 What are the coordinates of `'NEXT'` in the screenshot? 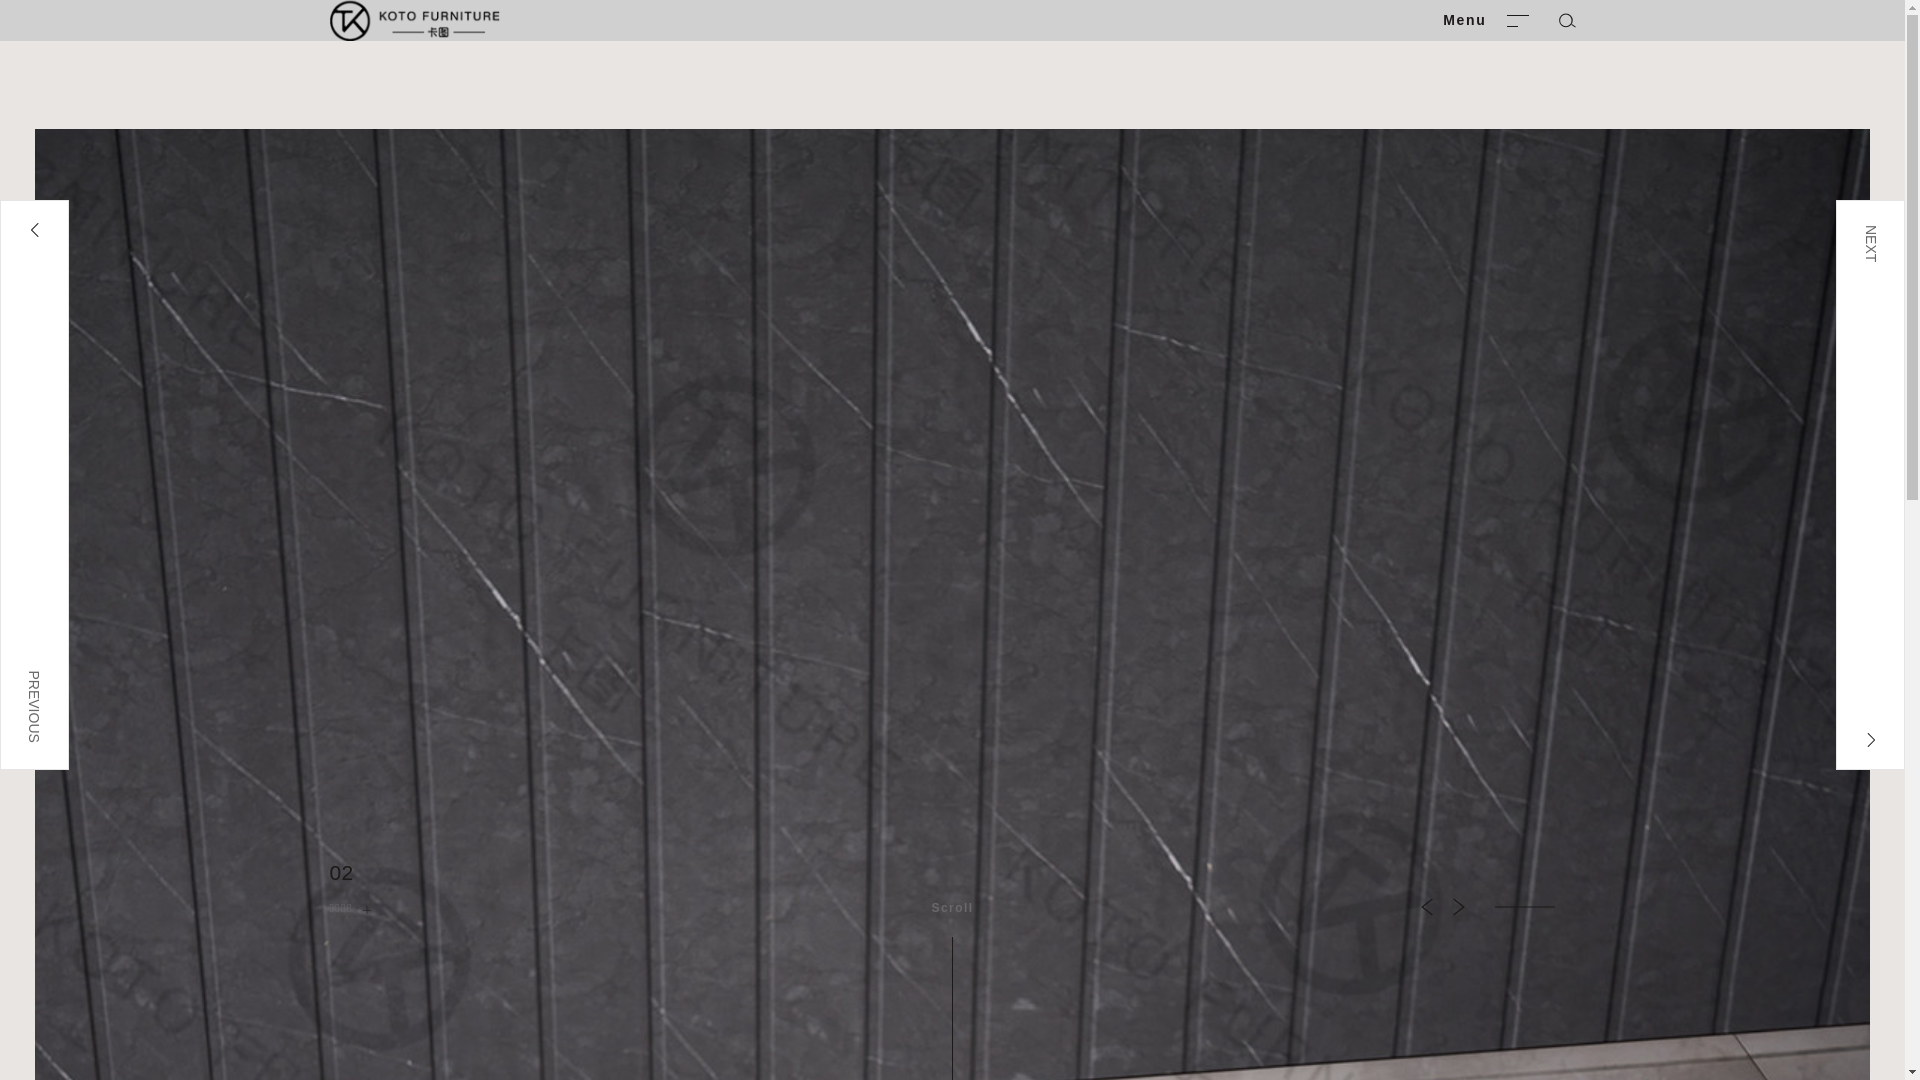 It's located at (1837, 485).